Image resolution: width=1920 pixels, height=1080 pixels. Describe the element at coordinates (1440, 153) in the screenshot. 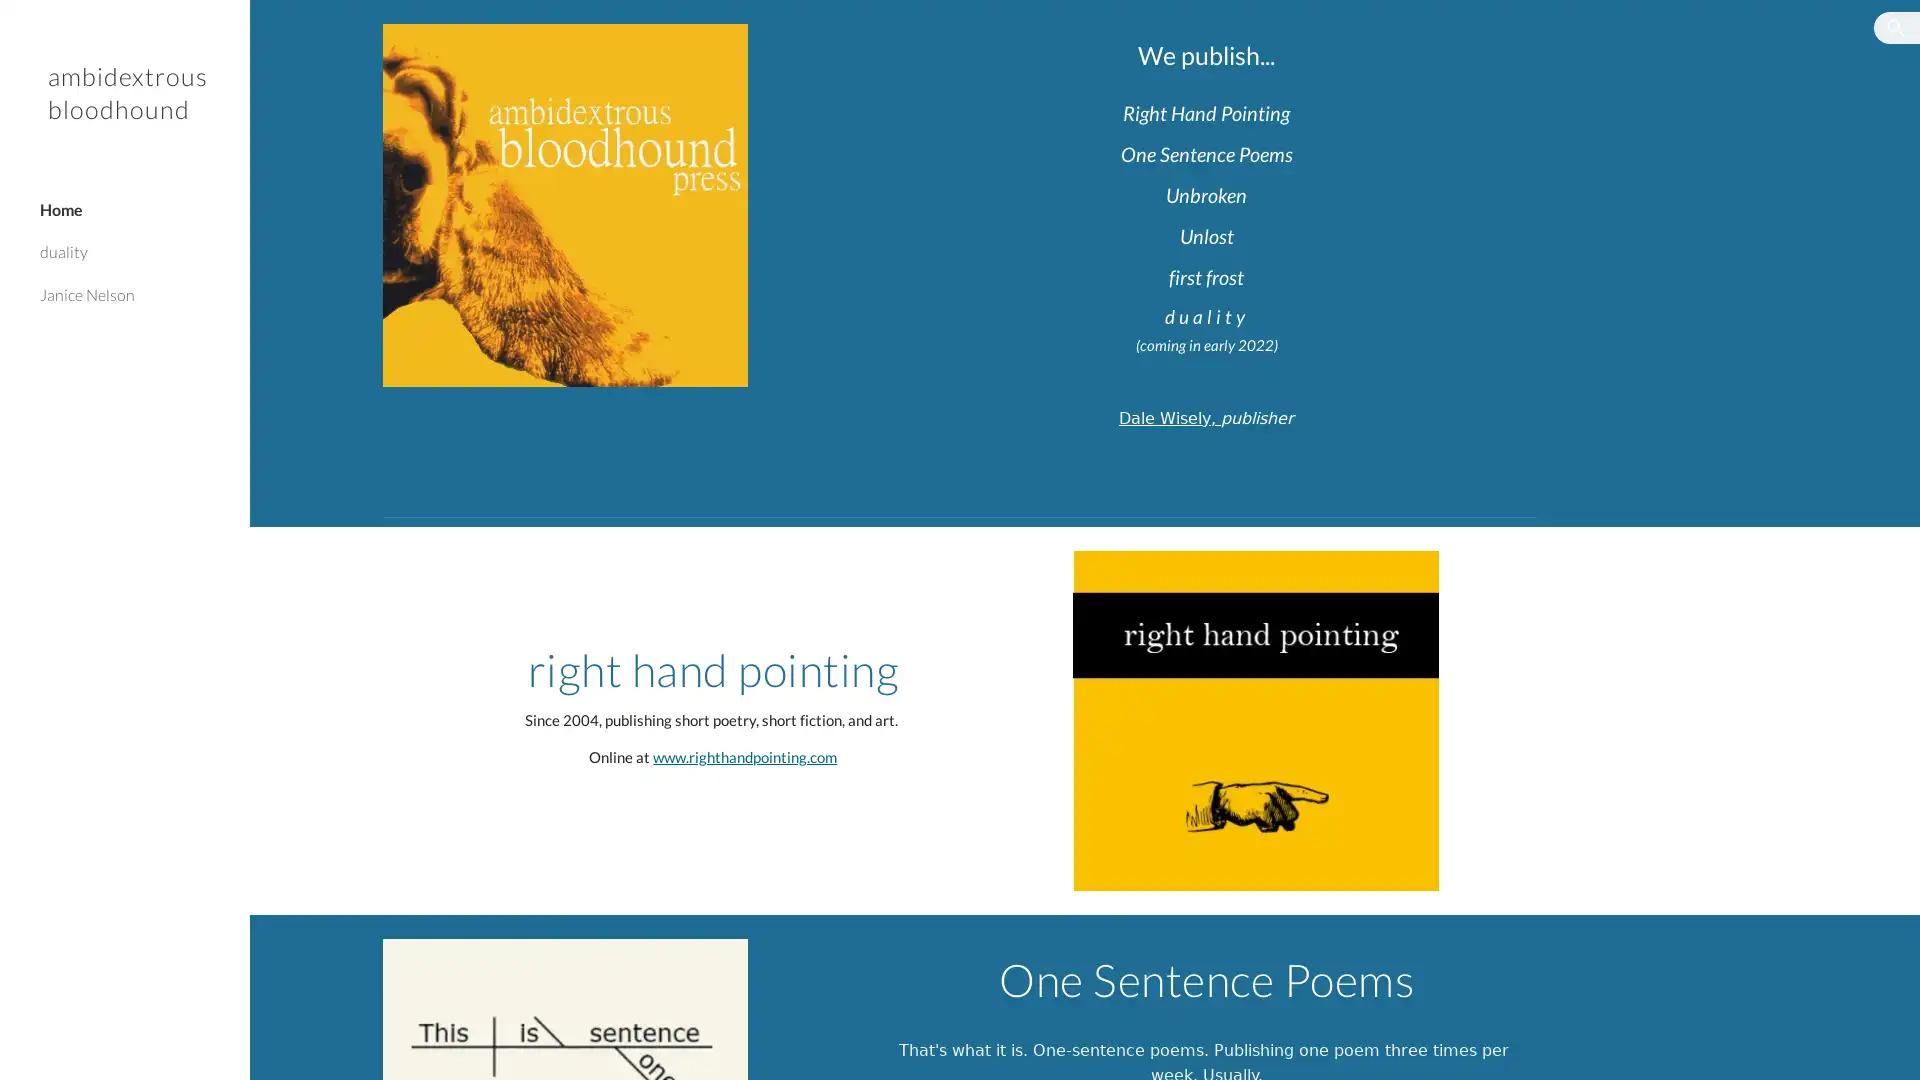

I see `Copy heading link` at that location.